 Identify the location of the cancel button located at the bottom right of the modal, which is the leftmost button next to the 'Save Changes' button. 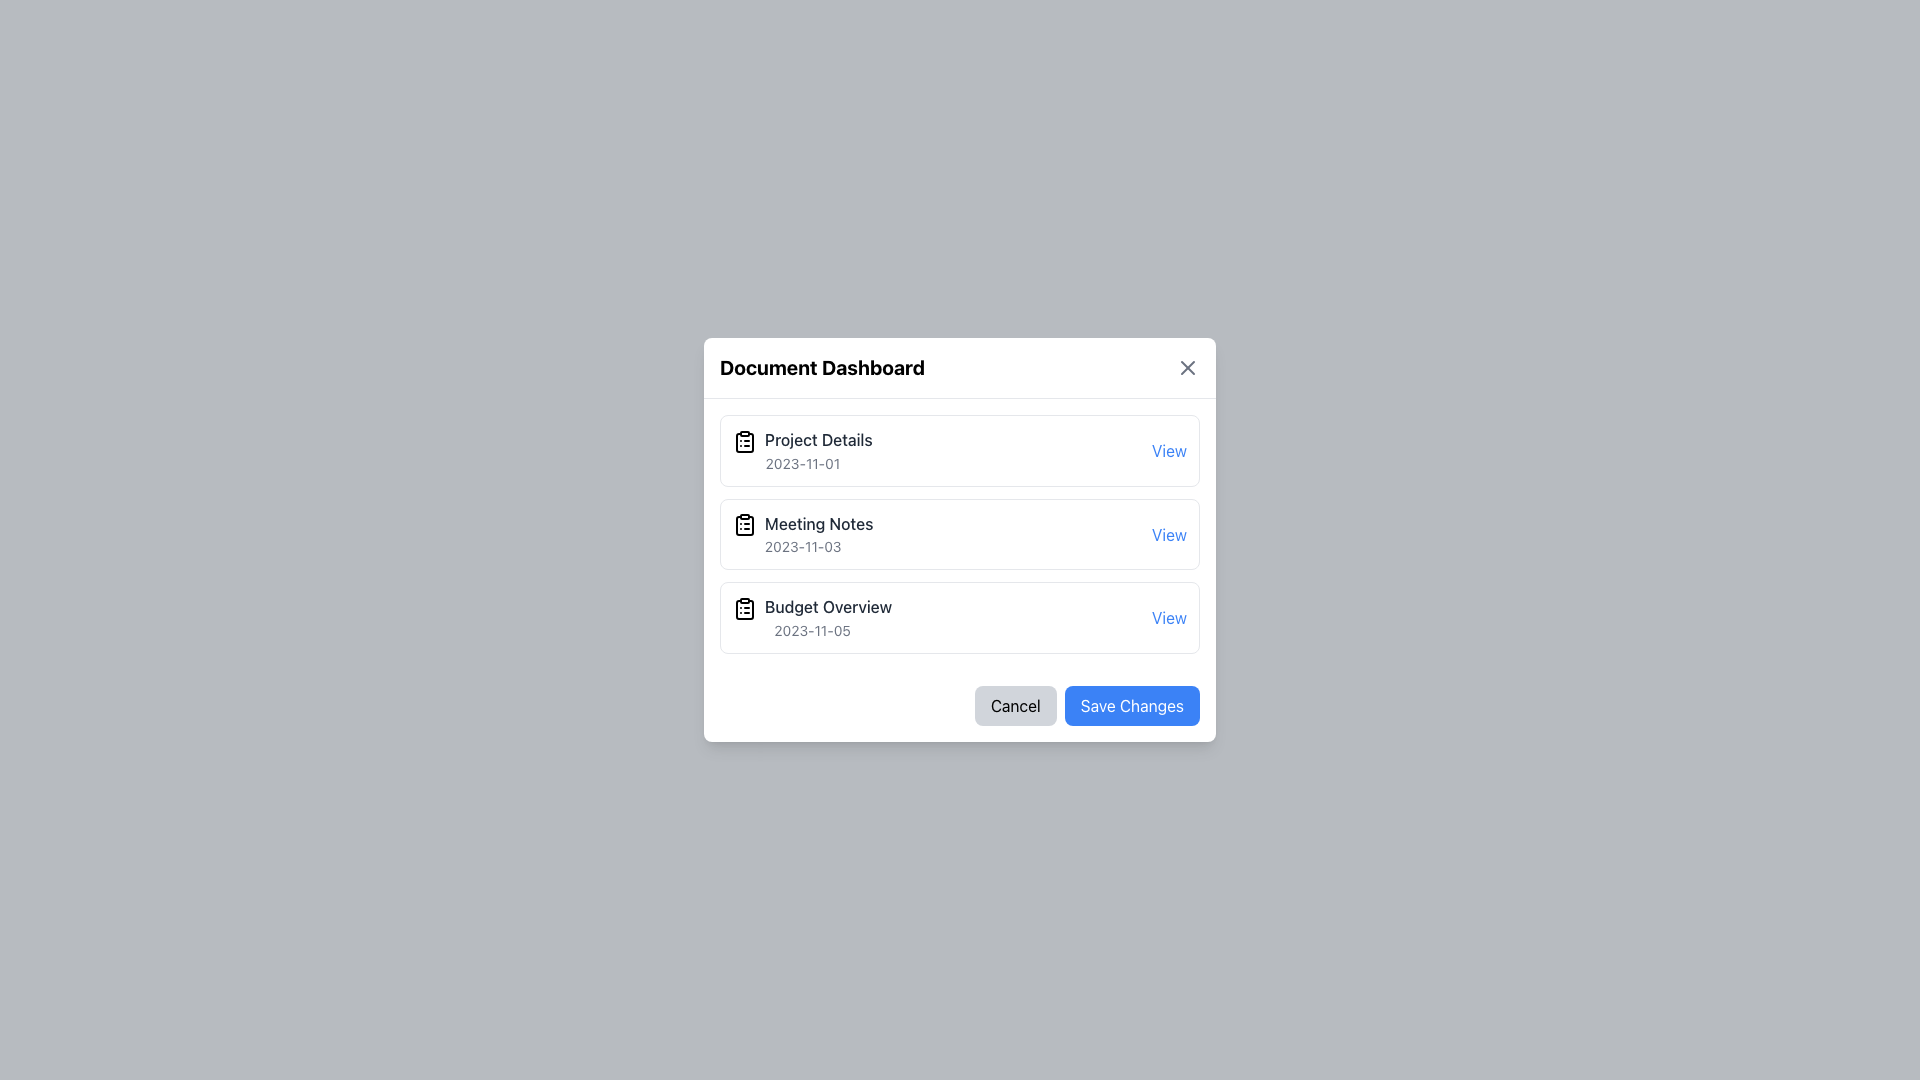
(1015, 705).